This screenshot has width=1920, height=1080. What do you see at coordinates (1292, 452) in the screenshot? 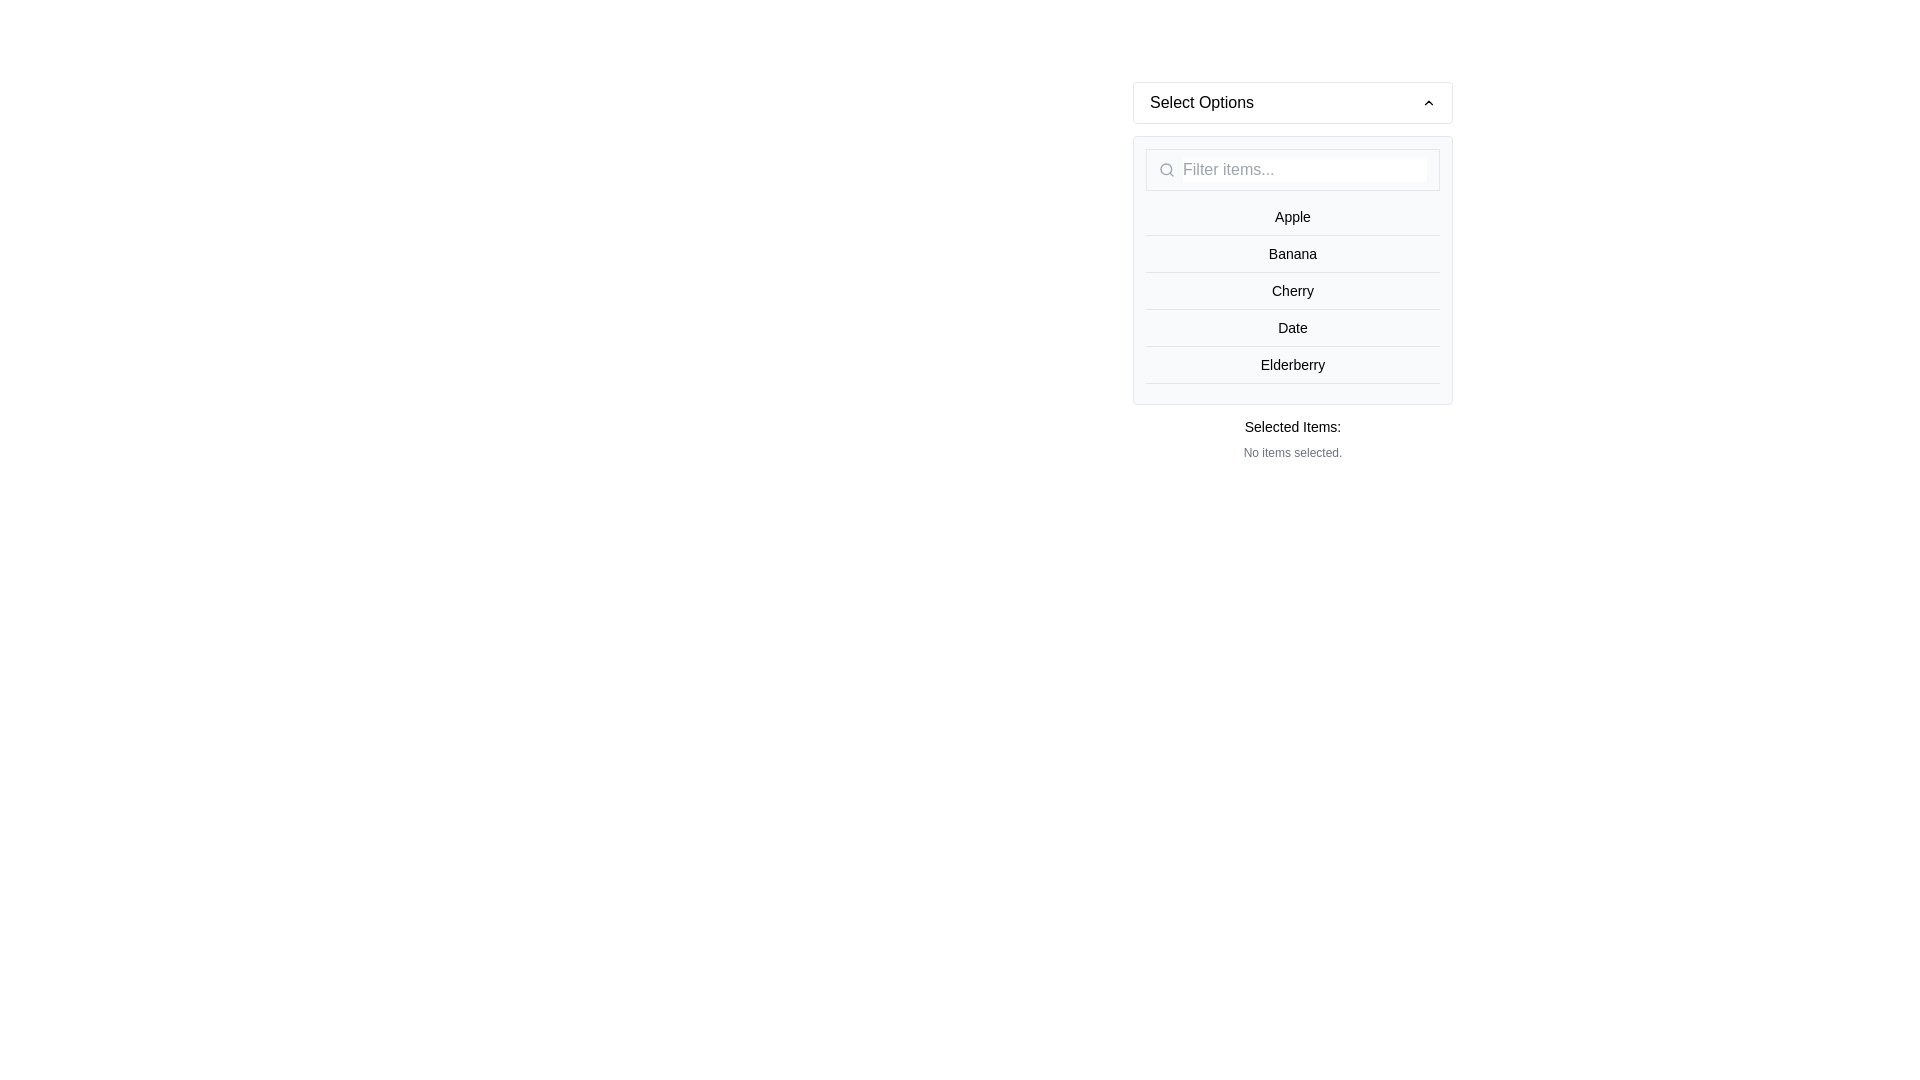
I see `the text label displaying 'No items selected.' in gray color, positioned beneath the 'Selected Items:' label` at bounding box center [1292, 452].